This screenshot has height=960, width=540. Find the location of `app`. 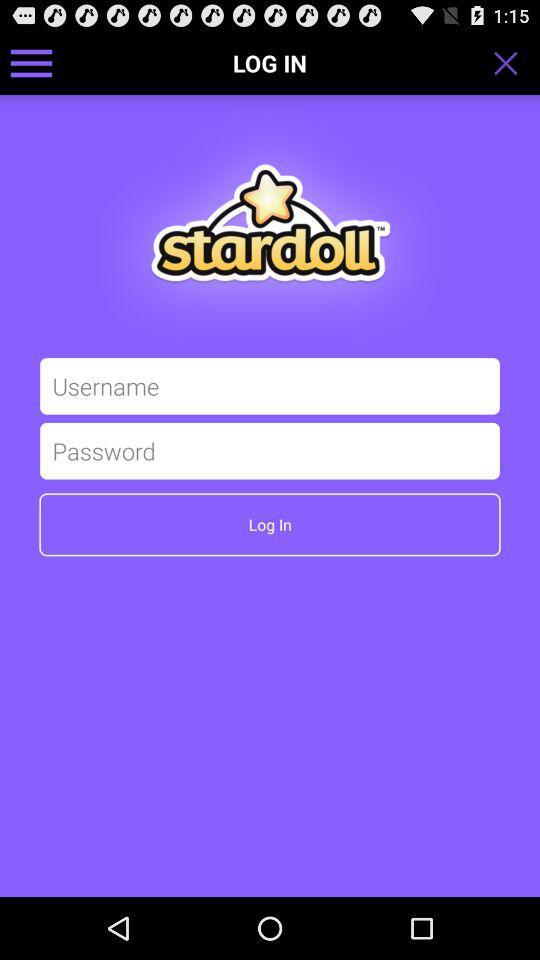

app is located at coordinates (512, 62).